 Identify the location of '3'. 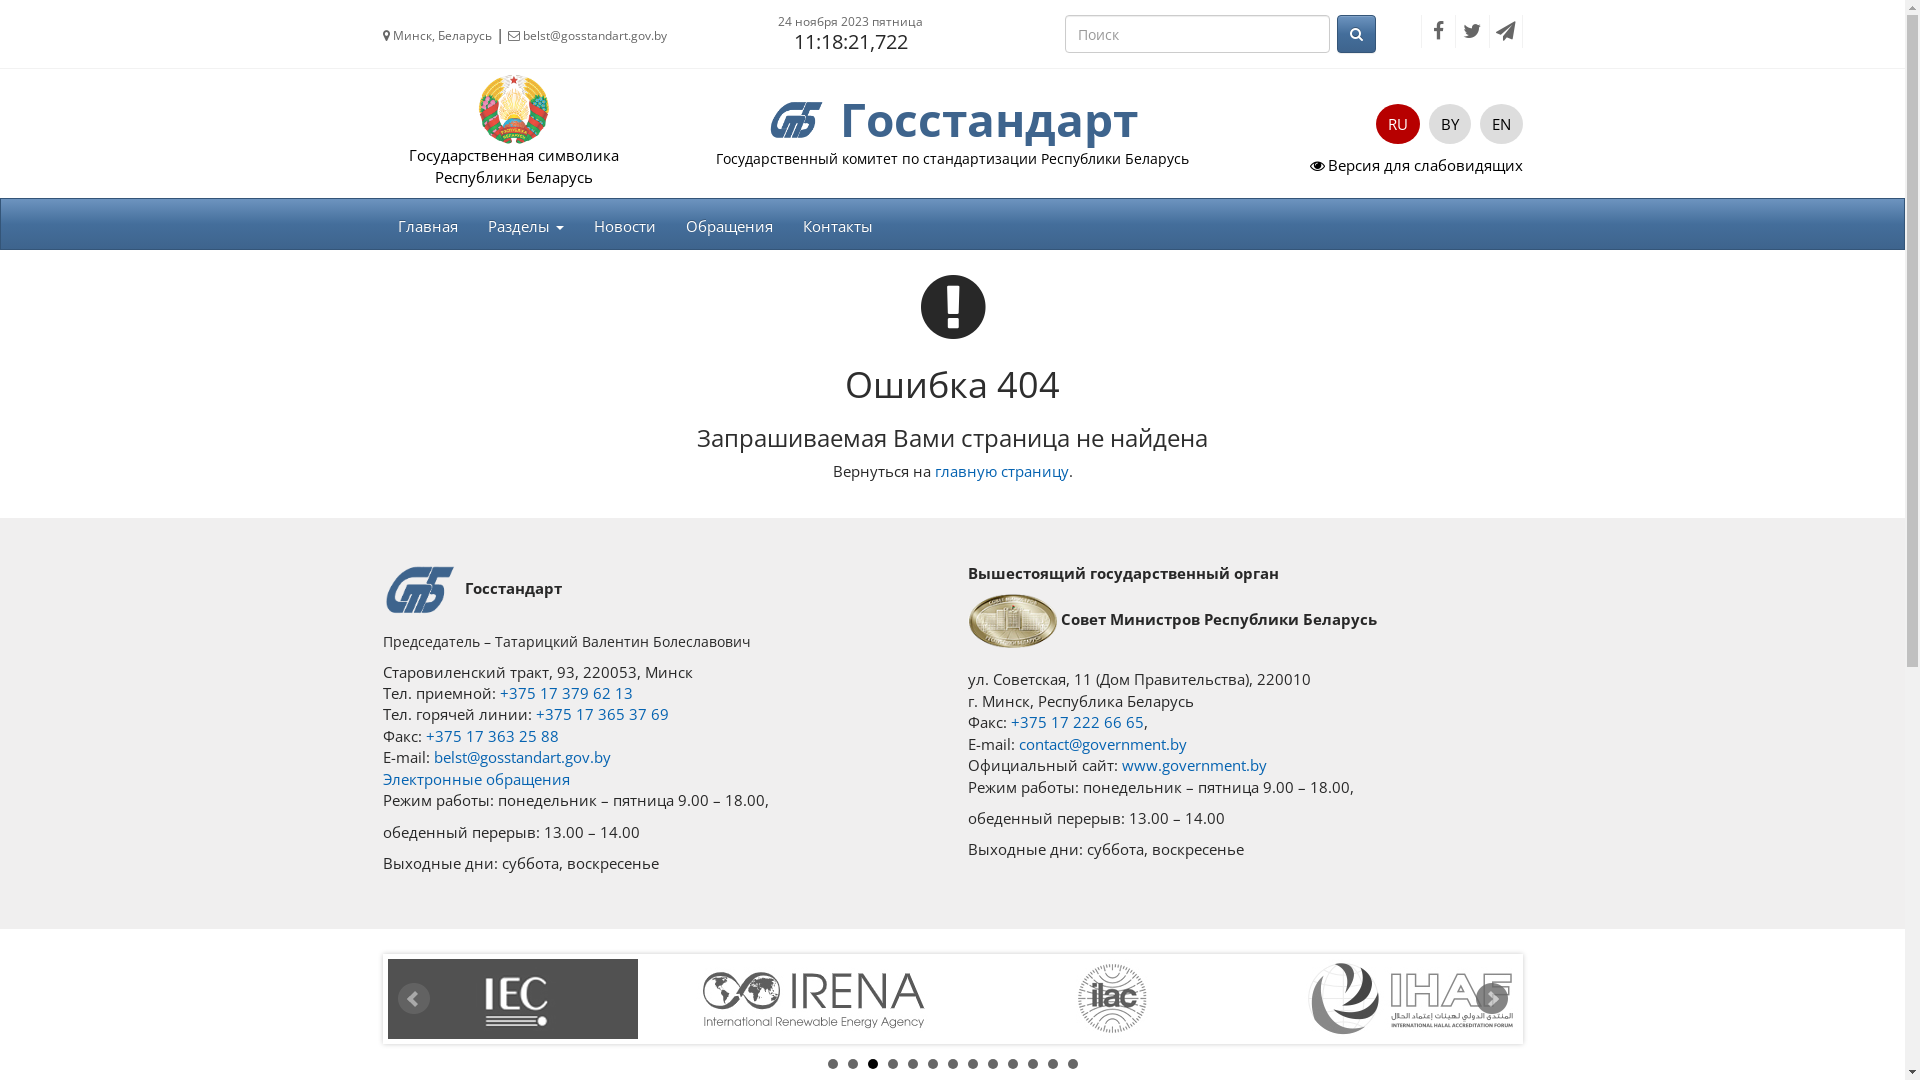
(873, 1063).